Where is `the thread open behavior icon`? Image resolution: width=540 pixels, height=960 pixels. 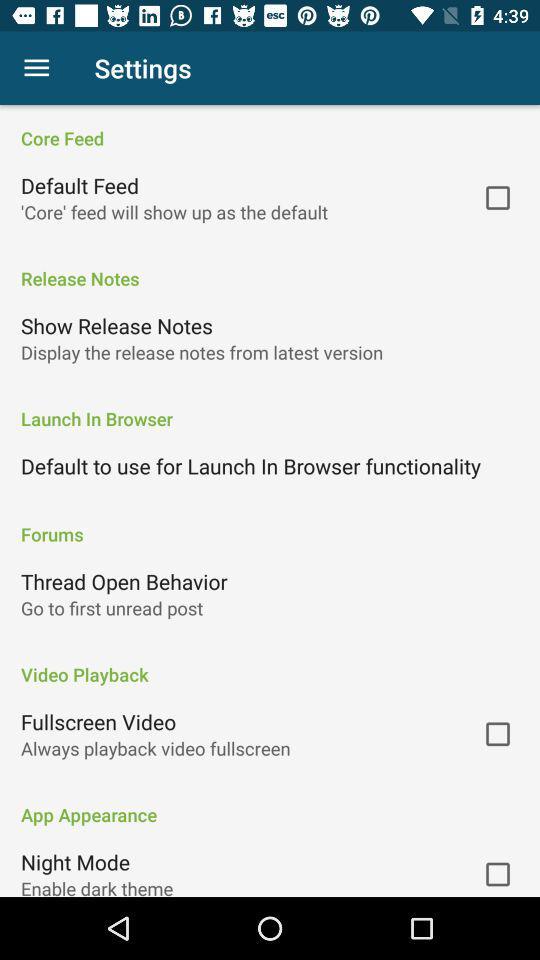
the thread open behavior icon is located at coordinates (124, 581).